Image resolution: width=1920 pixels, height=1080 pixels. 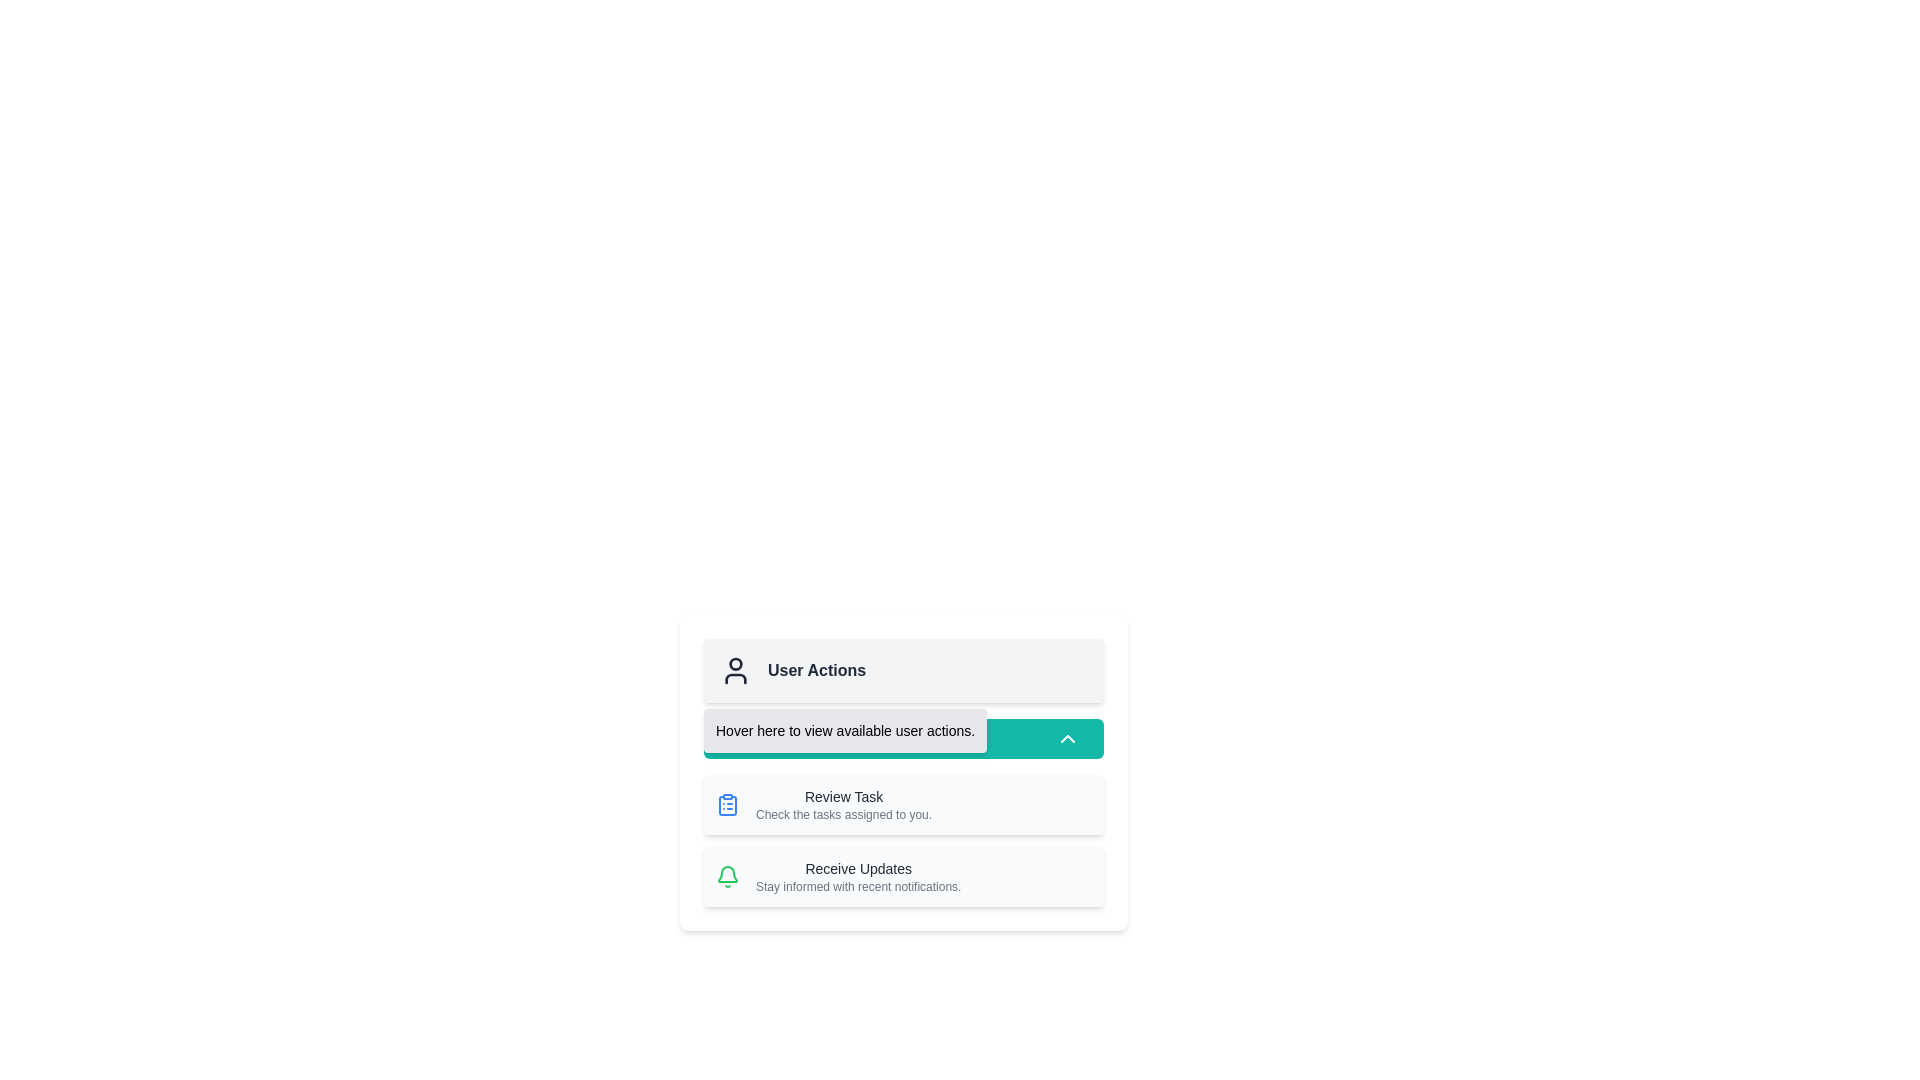 What do you see at coordinates (844, 804) in the screenshot?
I see `the Text Block providing descriptive information for the 'Review Task', located in the second row of the 'User Actions' section` at bounding box center [844, 804].